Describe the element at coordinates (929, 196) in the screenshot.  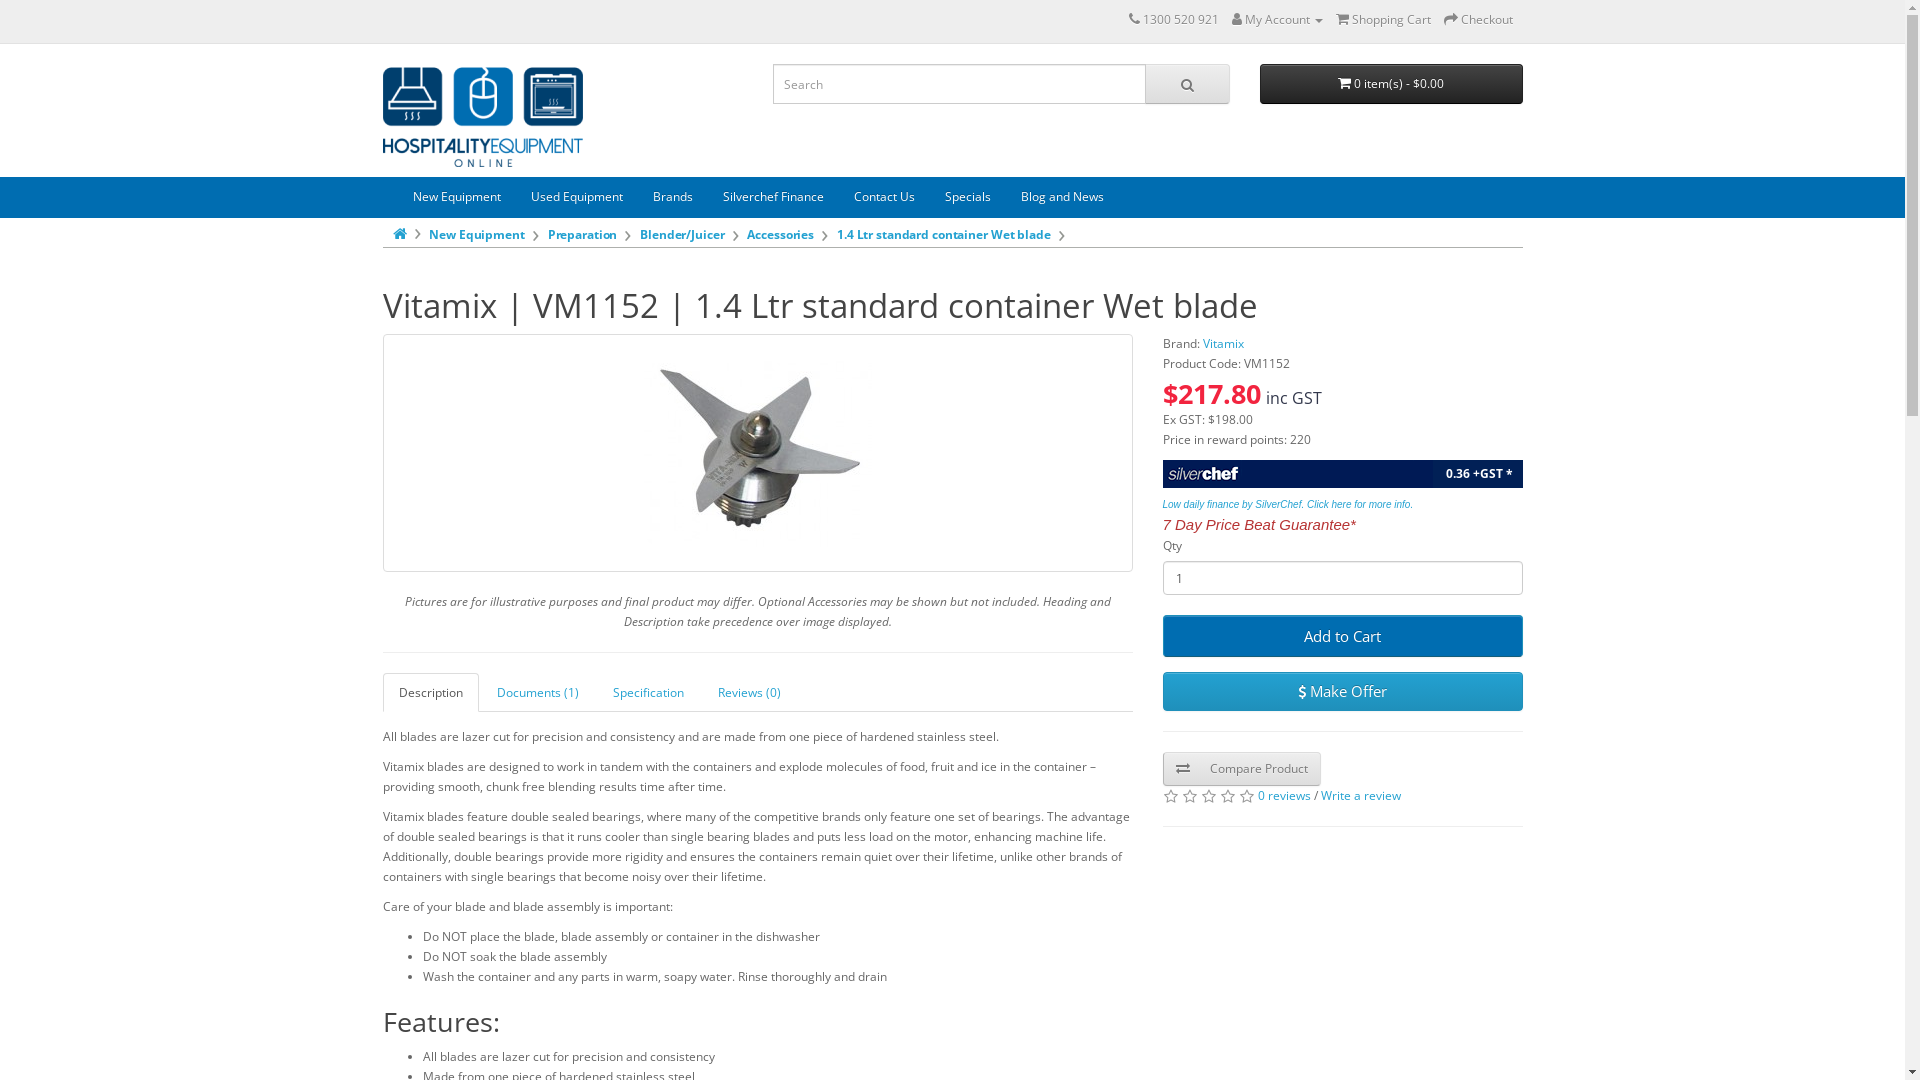
I see `'Specials'` at that location.